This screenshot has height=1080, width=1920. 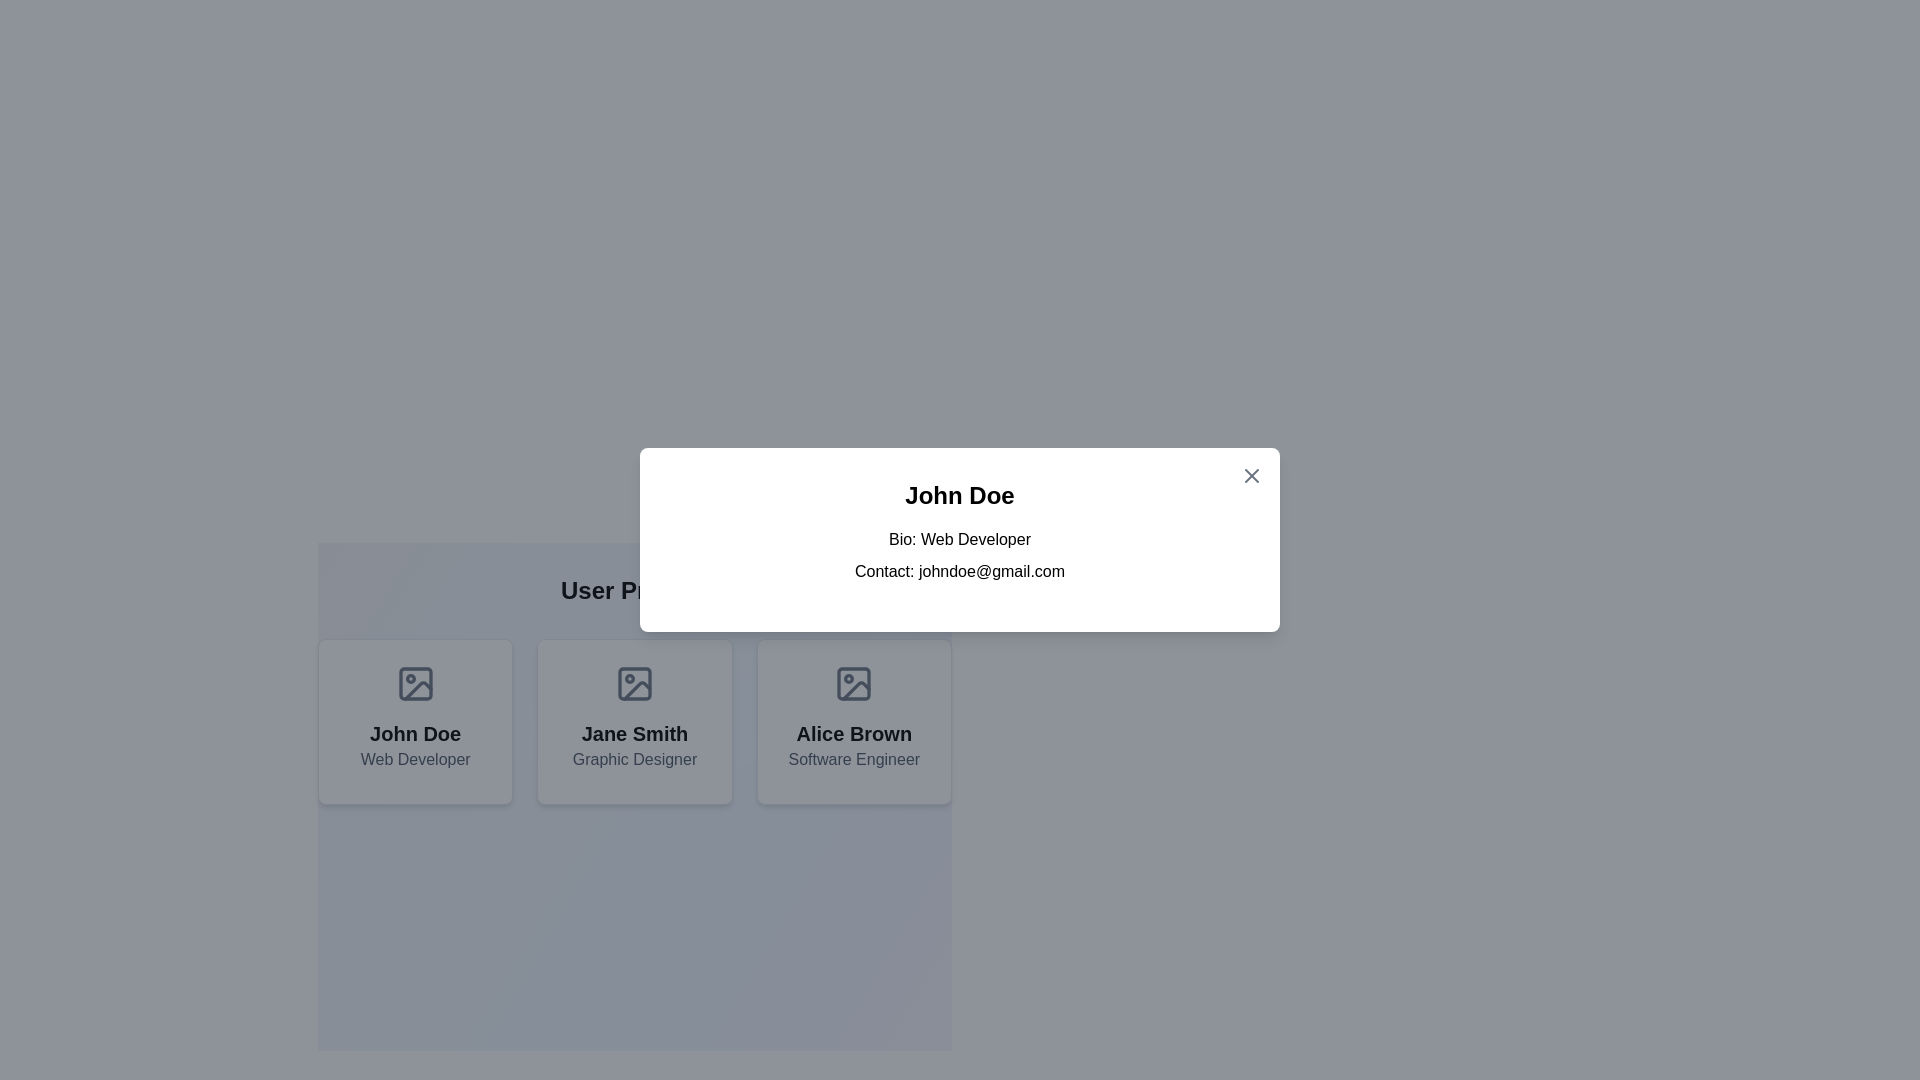 I want to click on the Profile card, which is the second card in a row of three, so click(x=633, y=721).